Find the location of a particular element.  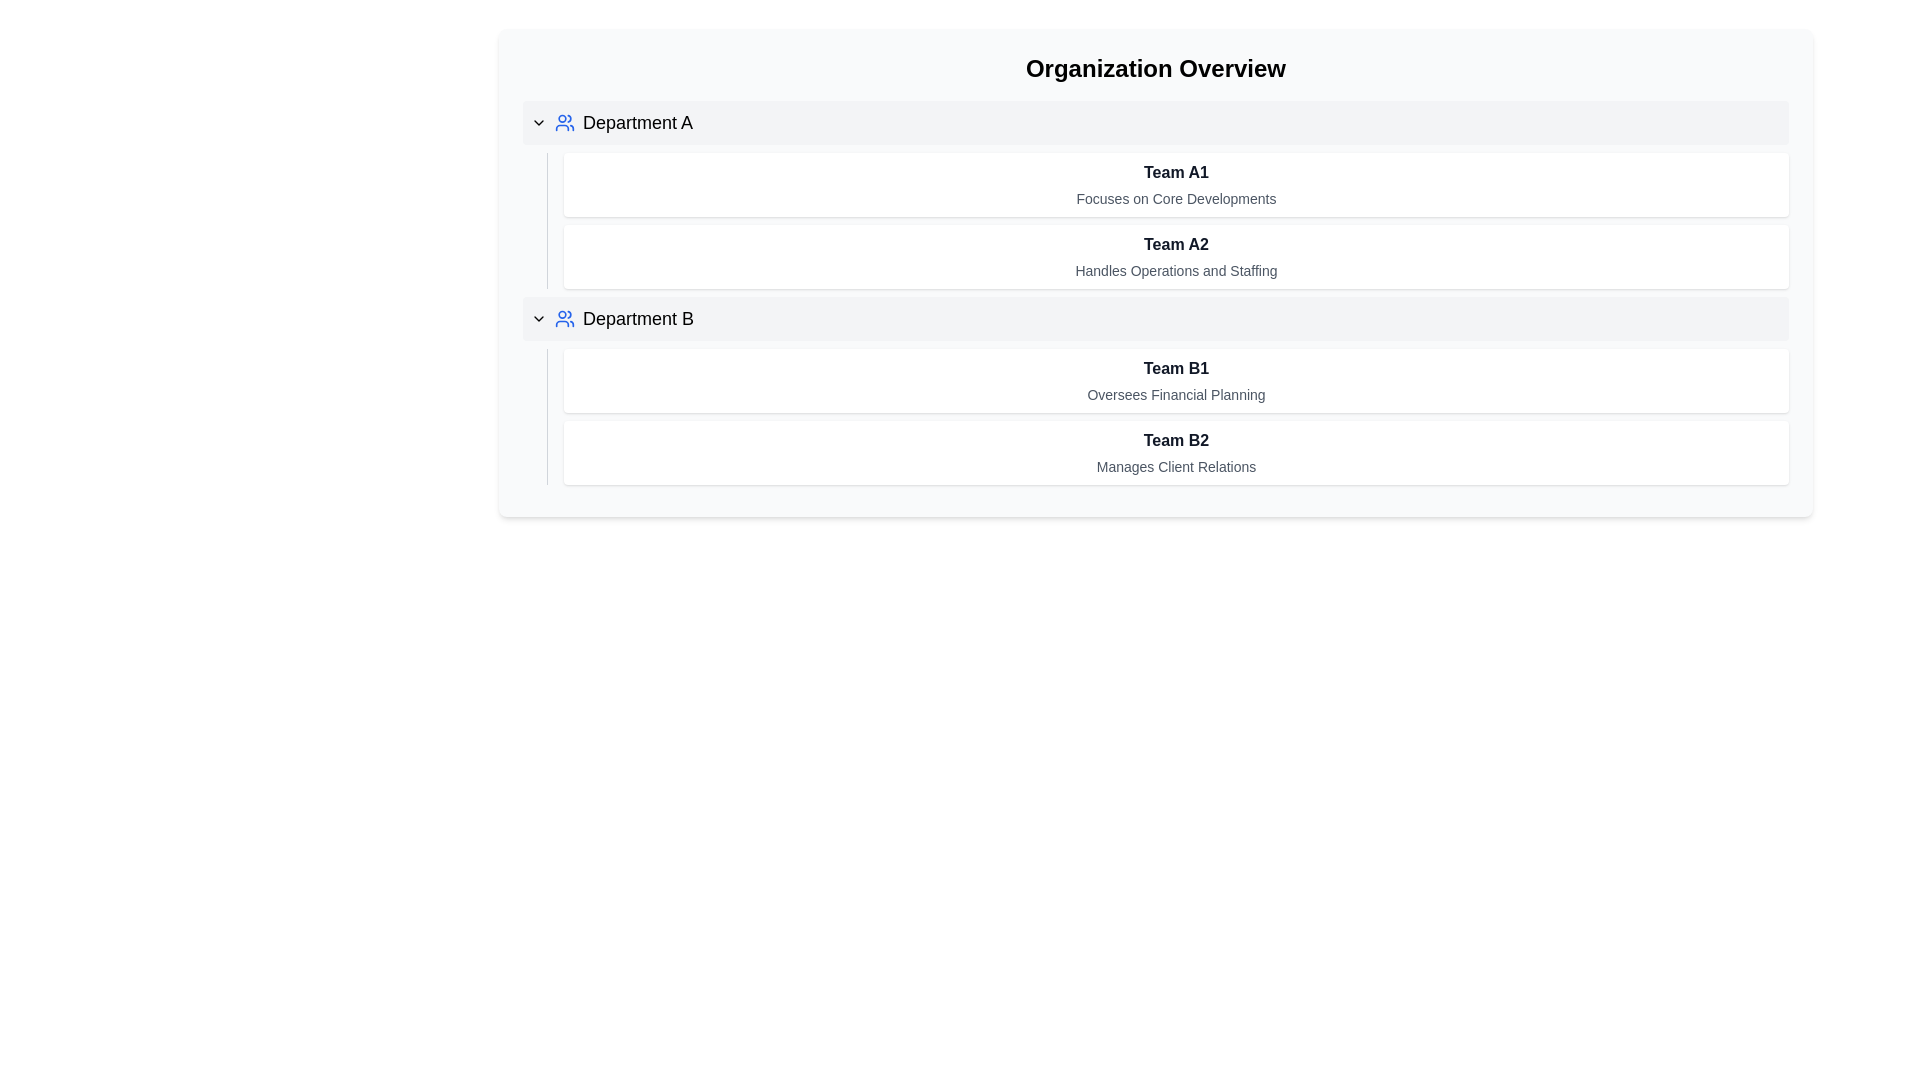

the blue vector graphic icon of two individuals in the 'Department A' section is located at coordinates (564, 123).